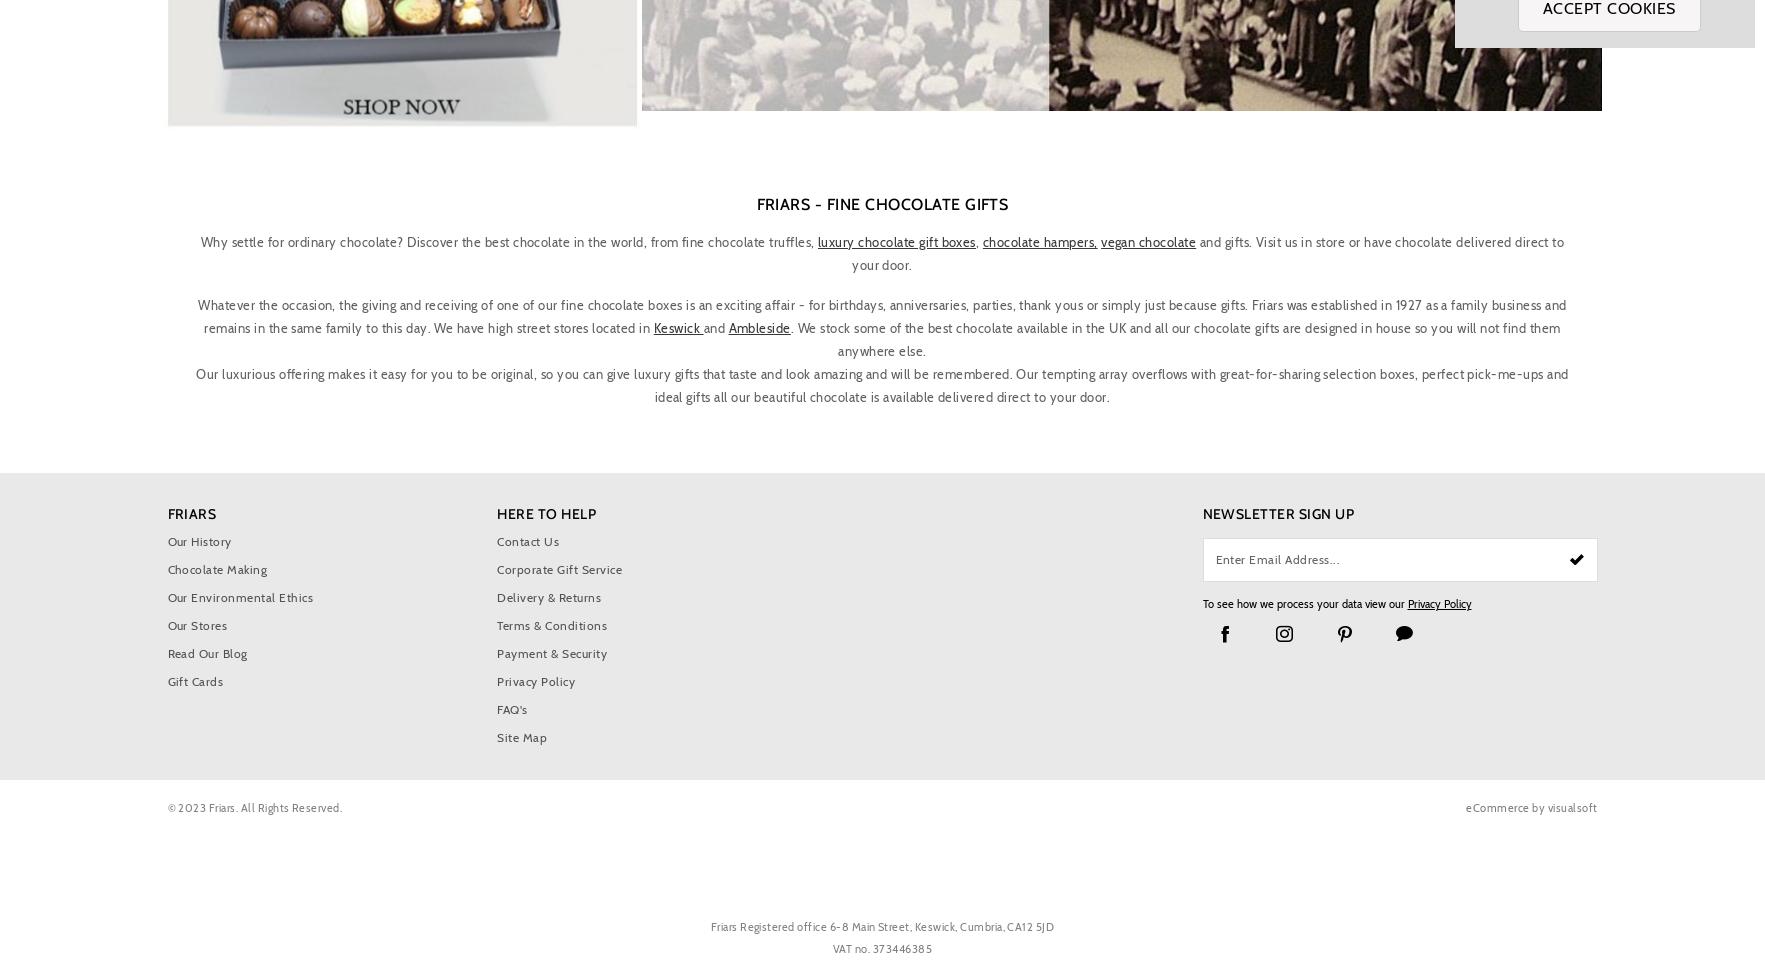 The width and height of the screenshot is (1765, 971). What do you see at coordinates (550, 624) in the screenshot?
I see `'Terms & Conditions'` at bounding box center [550, 624].